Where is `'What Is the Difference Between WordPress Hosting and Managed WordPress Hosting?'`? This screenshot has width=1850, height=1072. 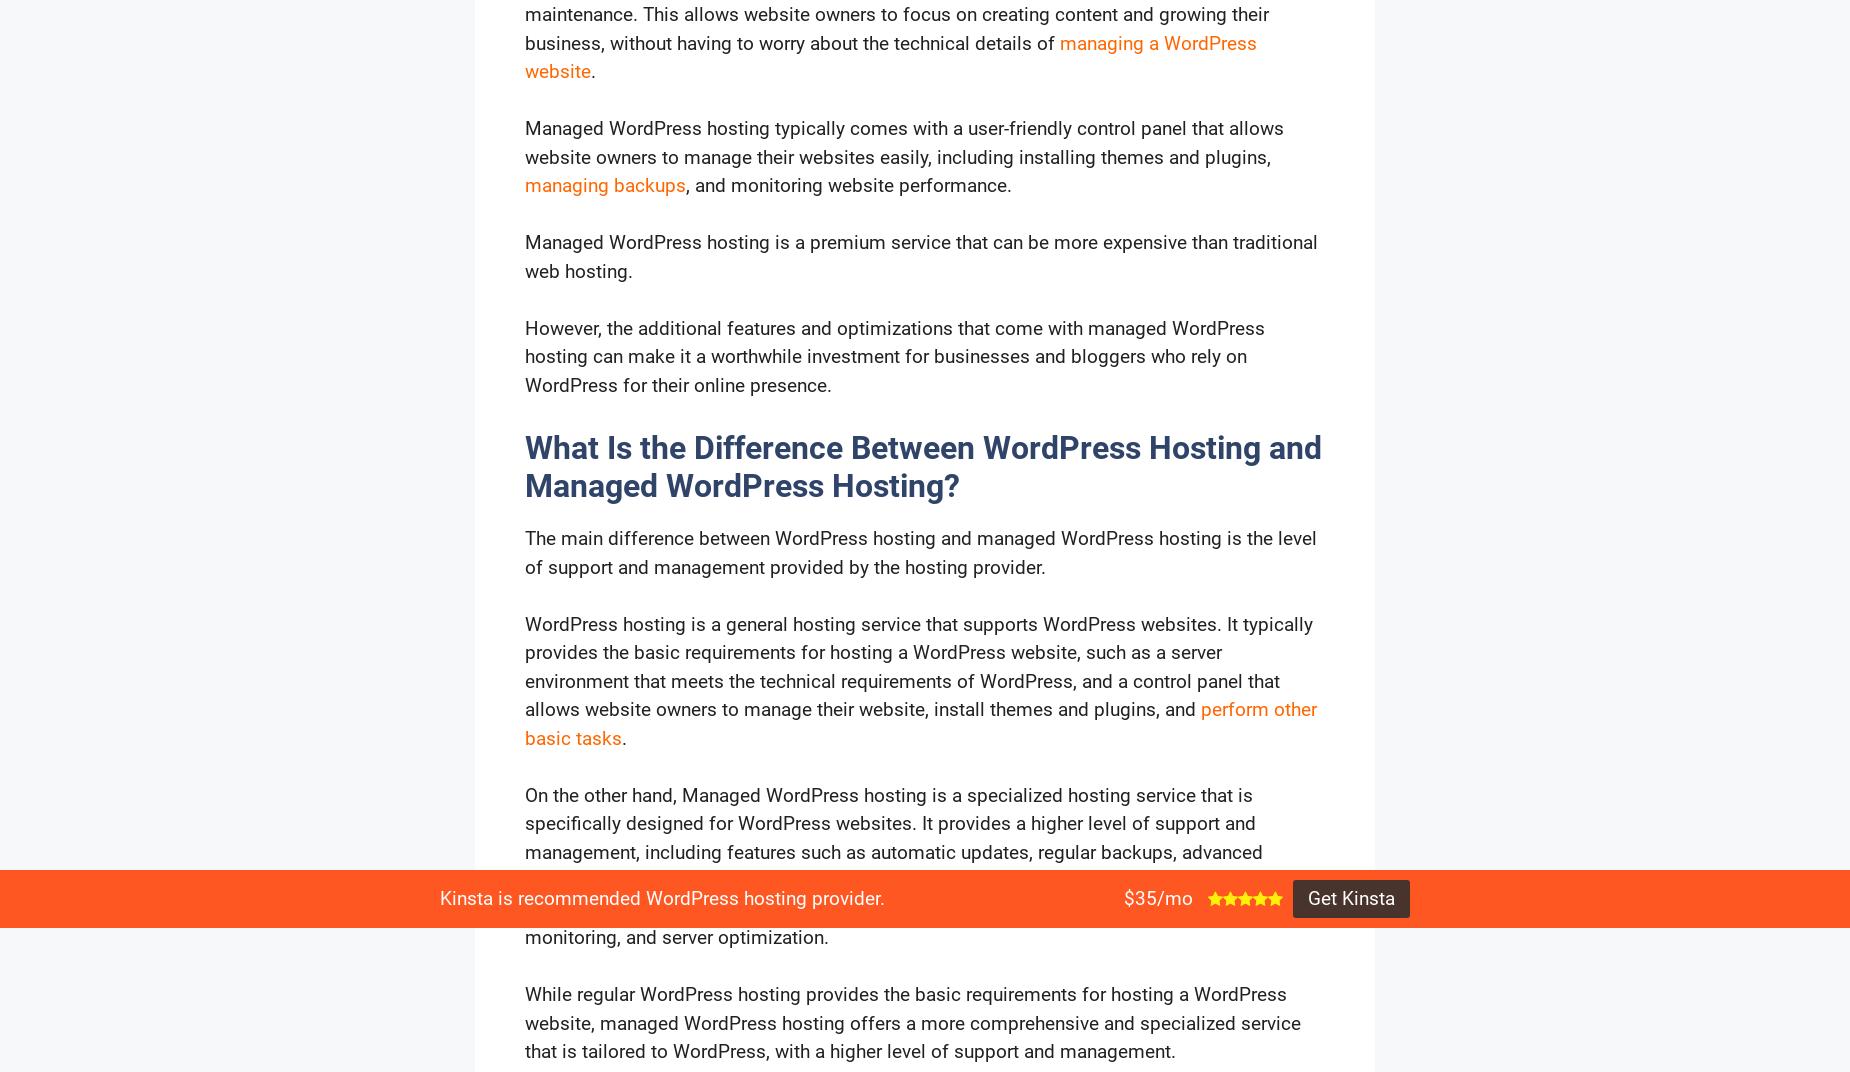 'What Is the Difference Between WordPress Hosting and Managed WordPress Hosting?' is located at coordinates (923, 465).